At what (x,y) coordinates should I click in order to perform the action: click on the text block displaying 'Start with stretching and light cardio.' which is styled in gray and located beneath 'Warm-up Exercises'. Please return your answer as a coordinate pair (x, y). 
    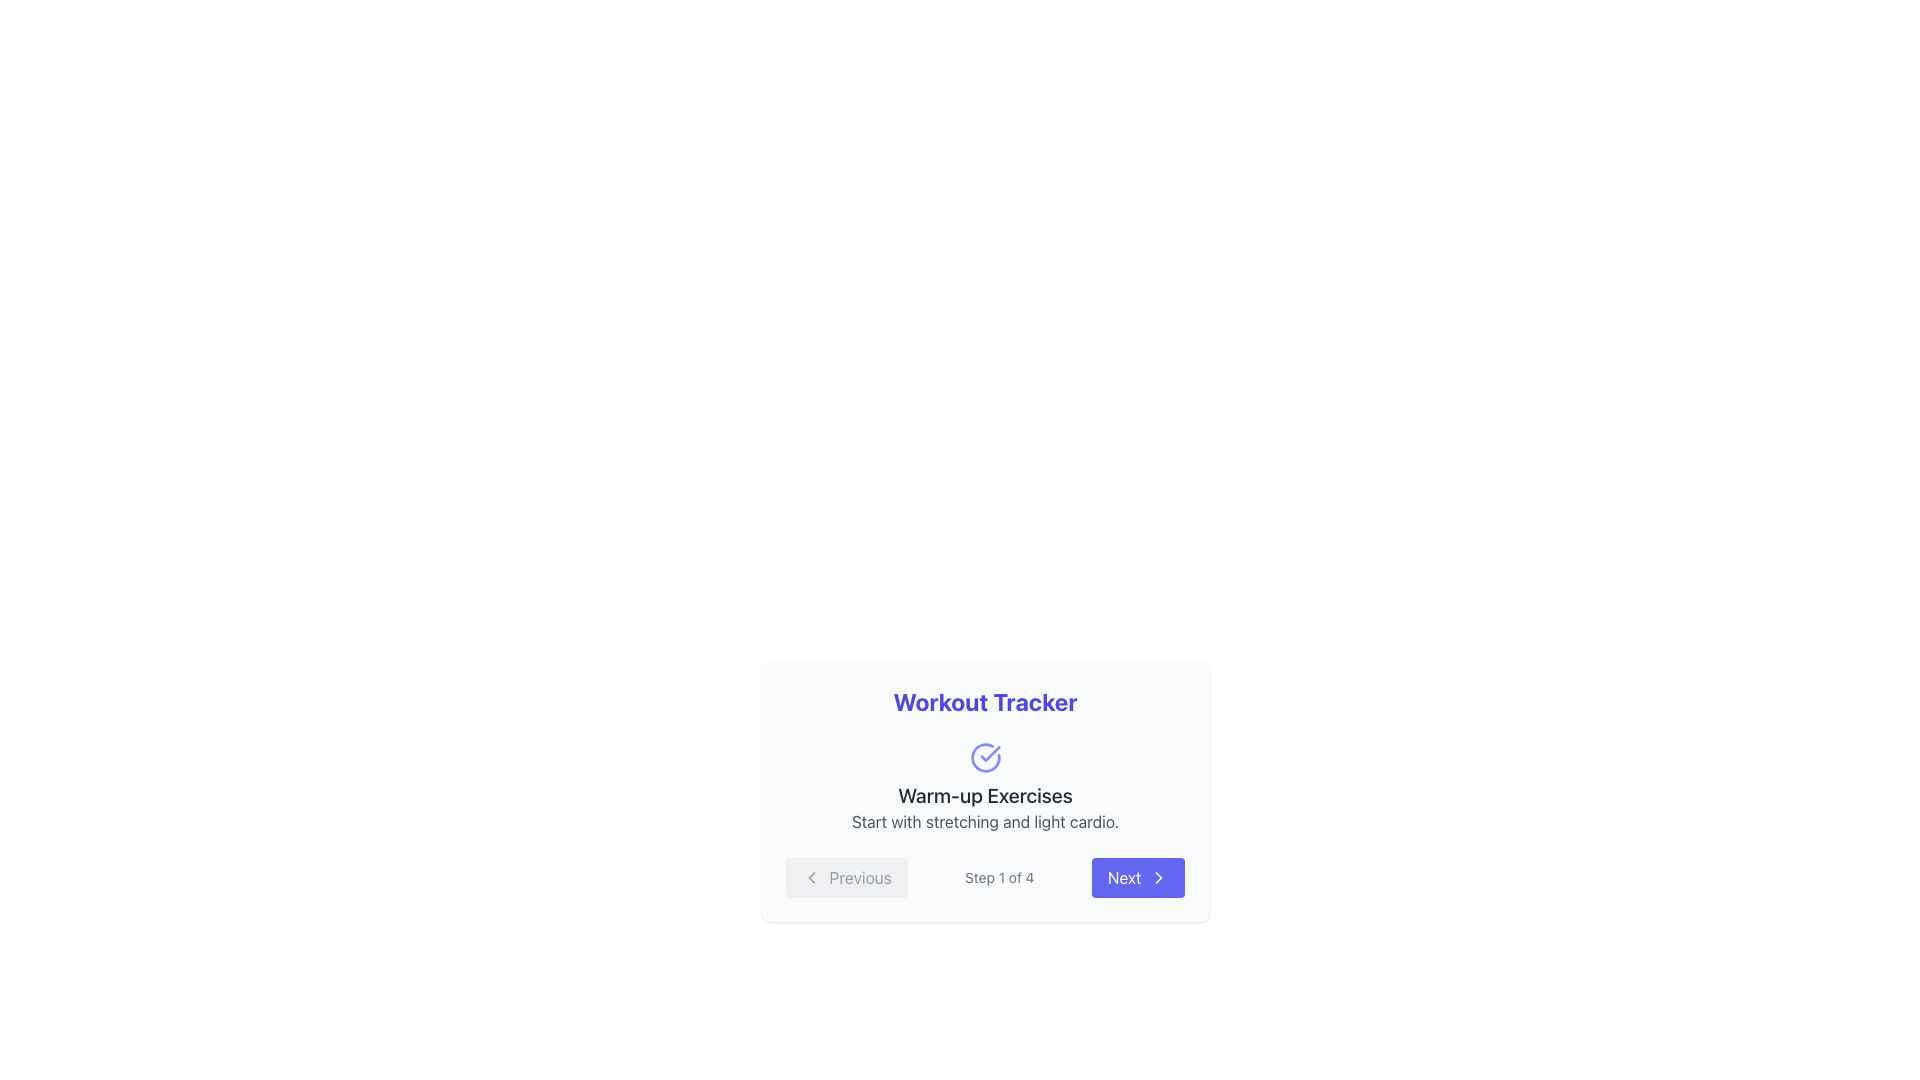
    Looking at the image, I should click on (985, 821).